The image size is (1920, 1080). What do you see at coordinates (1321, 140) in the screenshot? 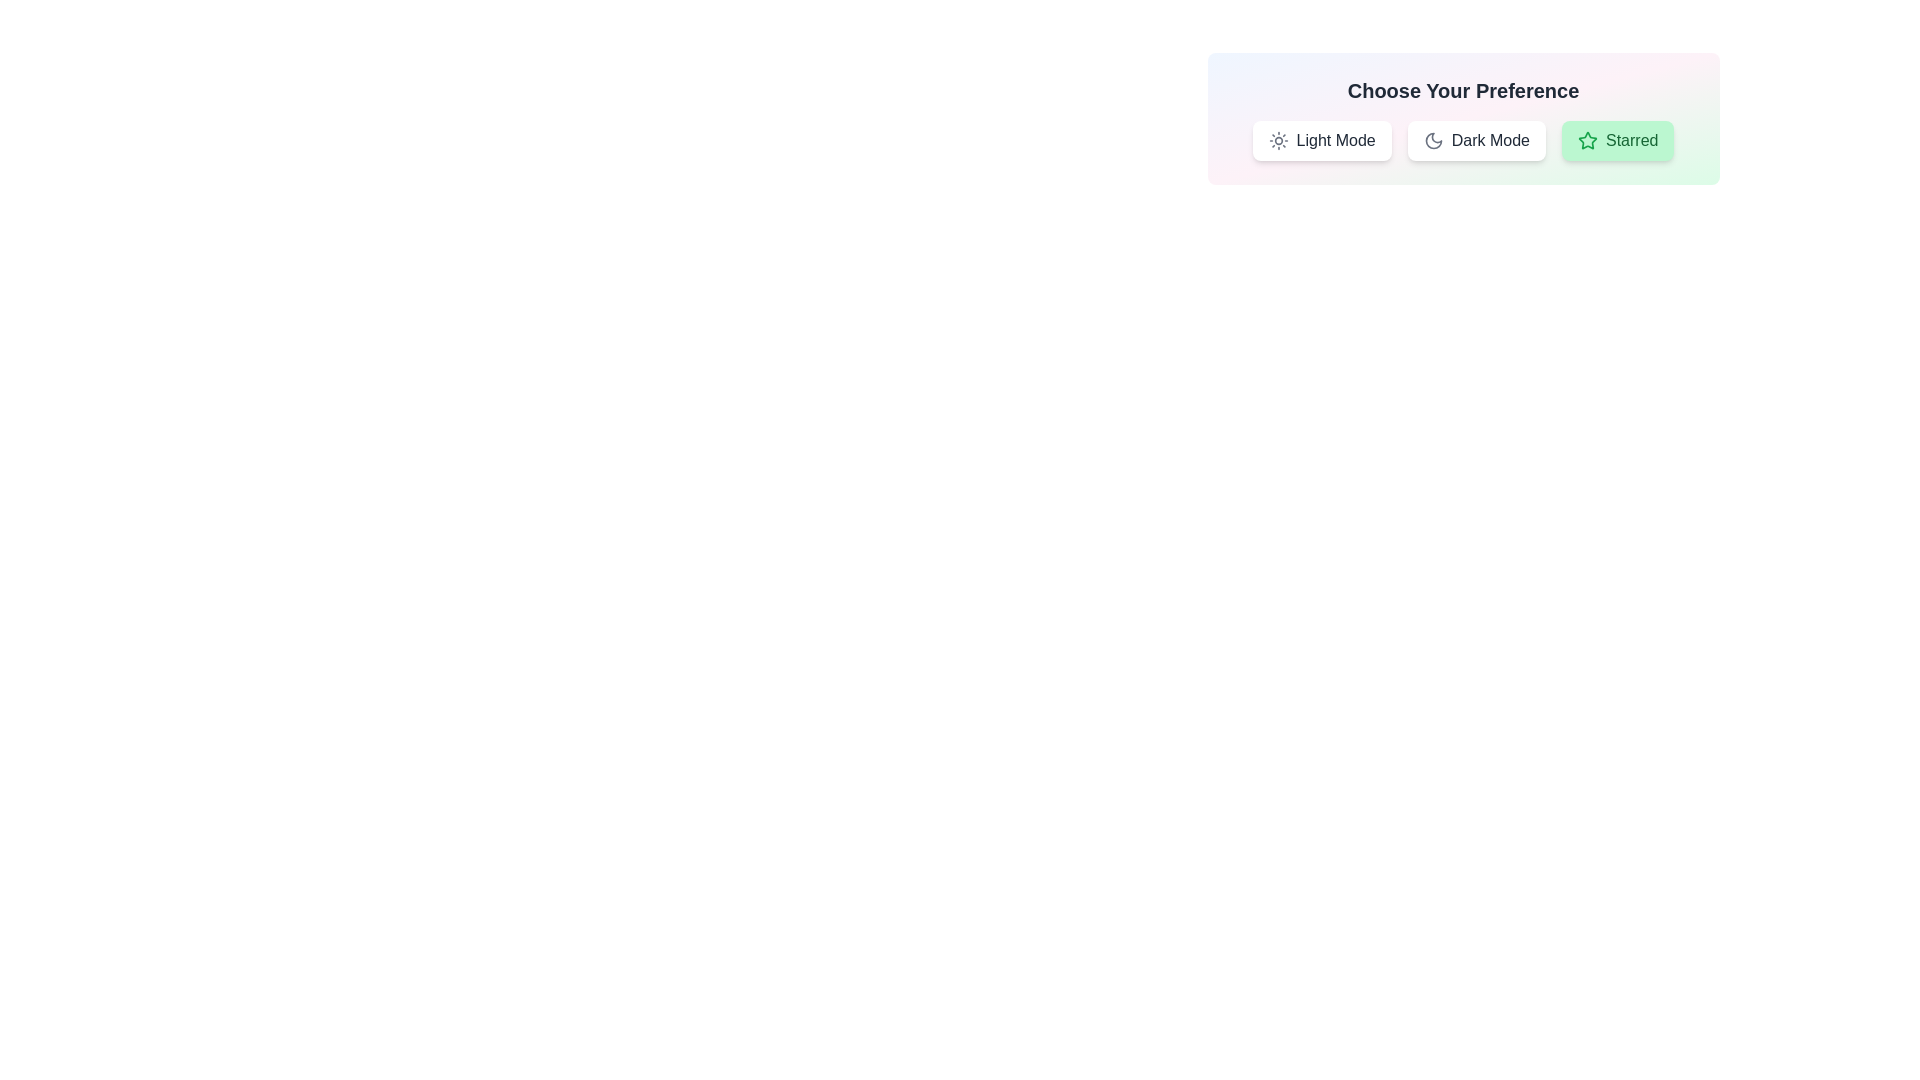
I see `the chip labeled Light Mode` at bounding box center [1321, 140].